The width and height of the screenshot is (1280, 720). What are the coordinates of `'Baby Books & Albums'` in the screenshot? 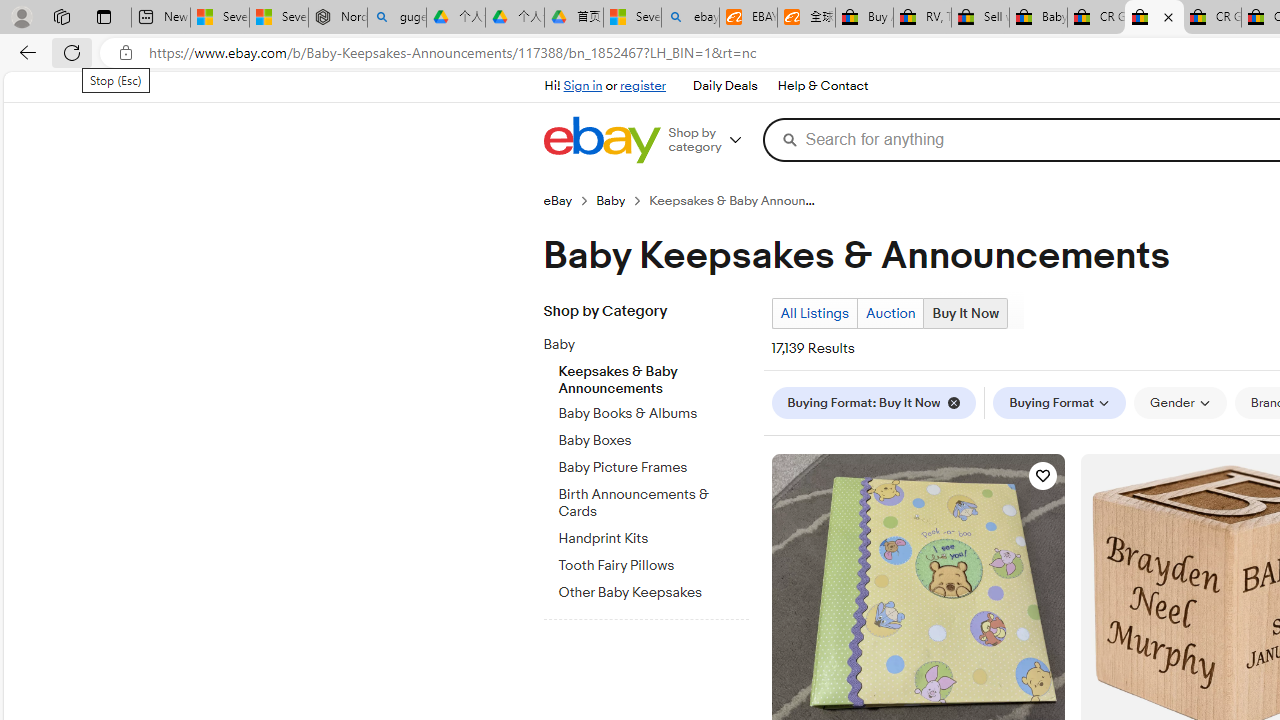 It's located at (653, 413).